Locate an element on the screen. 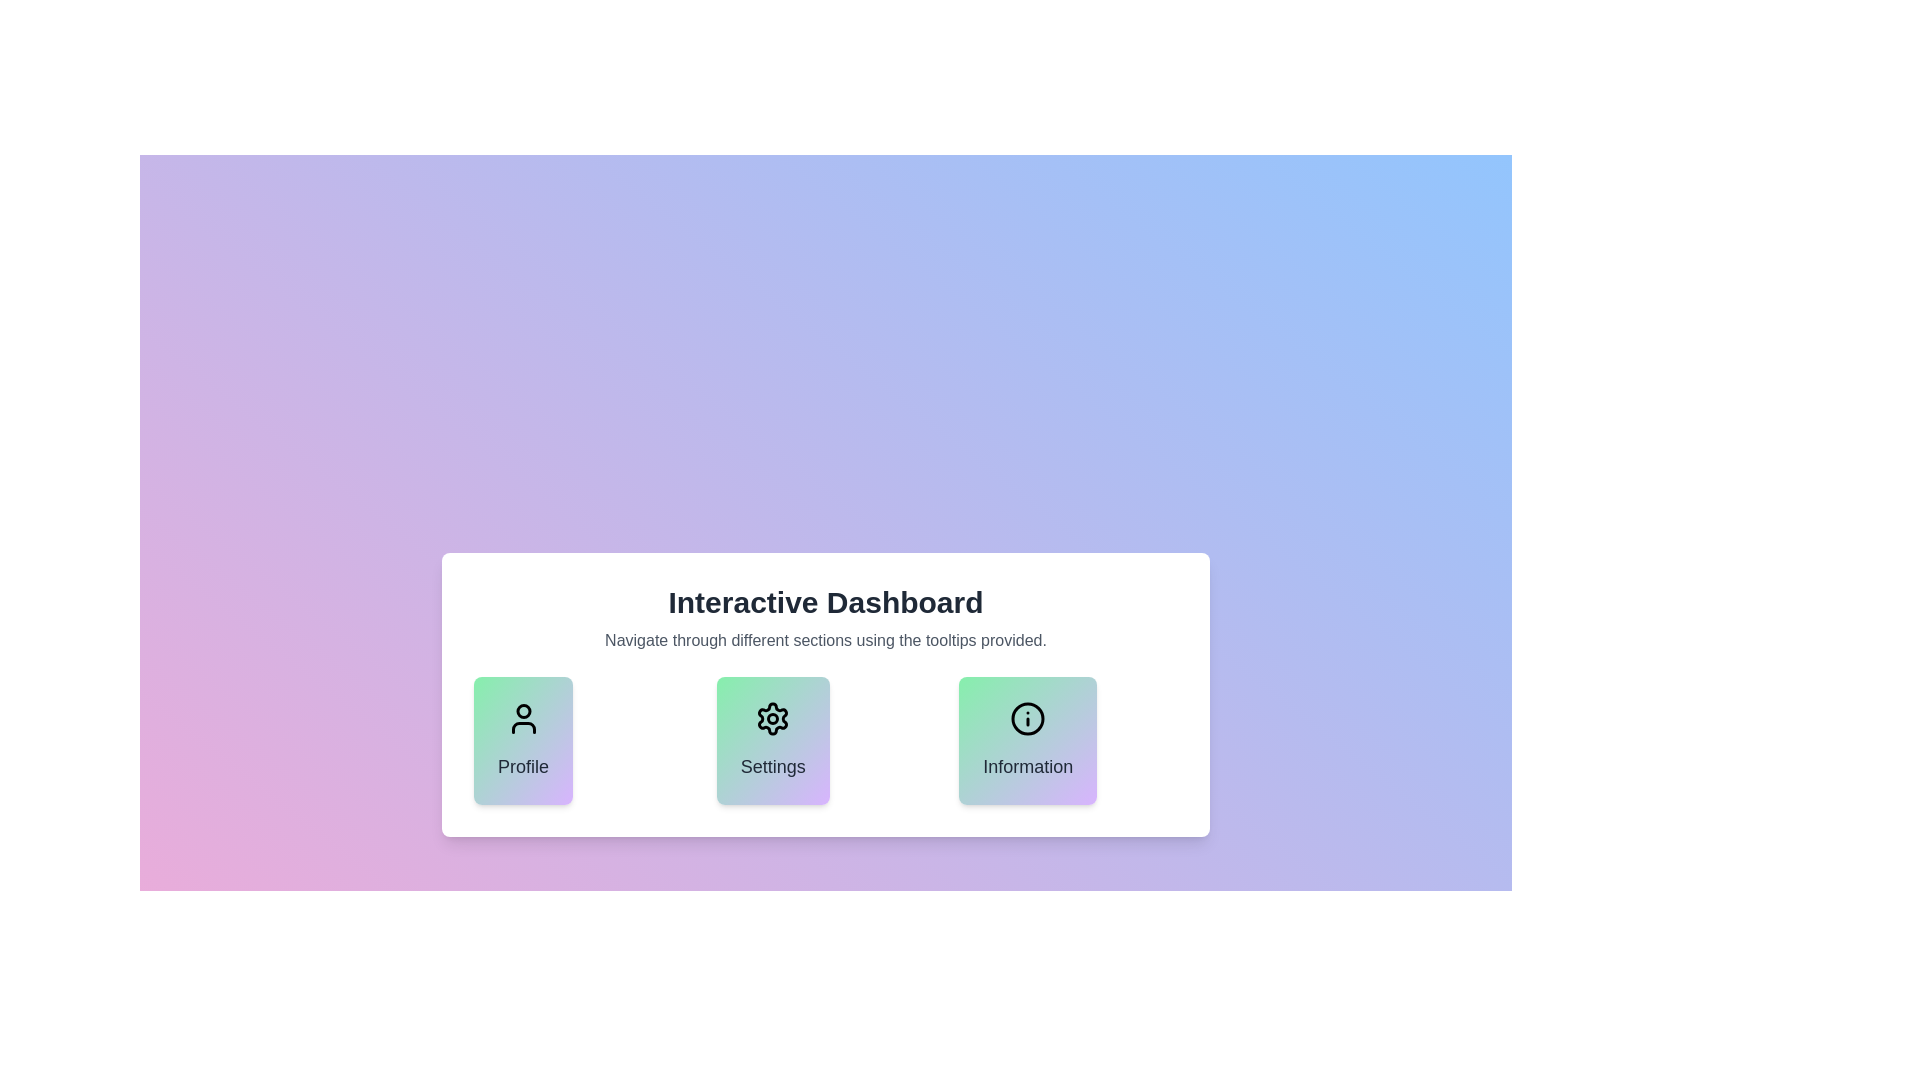  the settings button located in the middle of a row of three buttons in the dashboard interface is located at coordinates (825, 693).